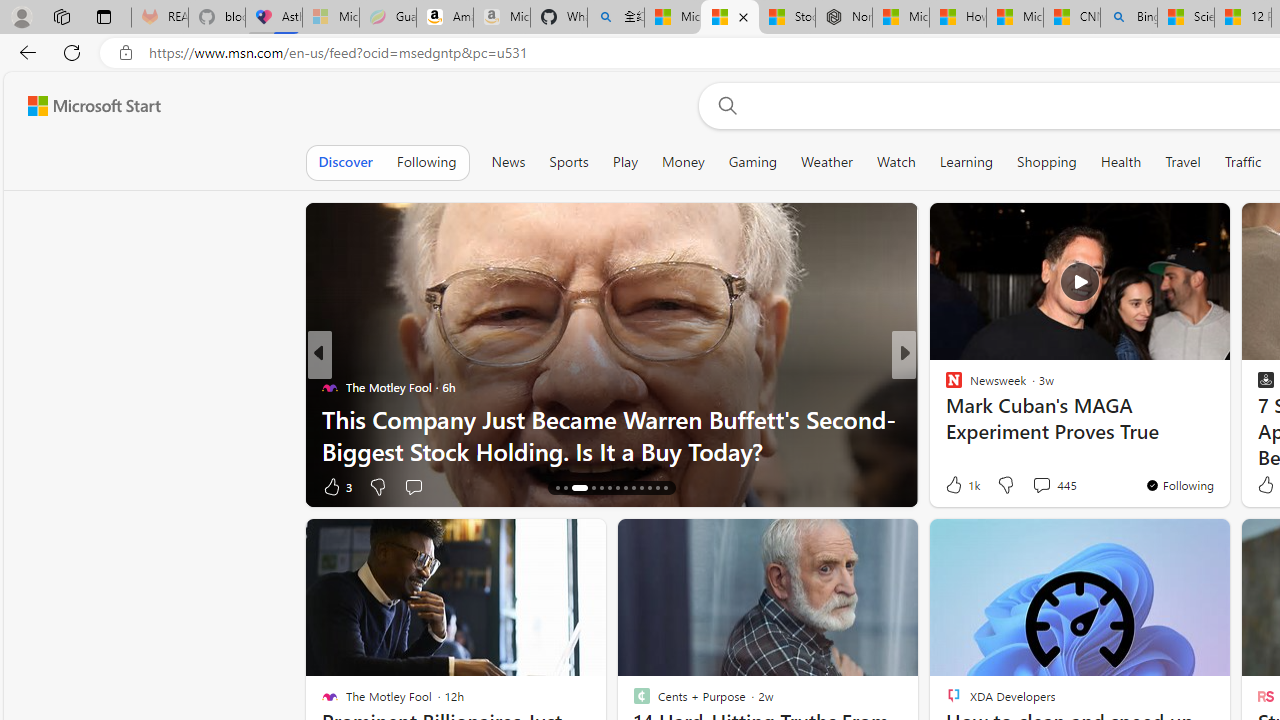 The width and height of the screenshot is (1280, 720). Describe the element at coordinates (1036, 486) in the screenshot. I see `'View comments 34 Comment'` at that location.